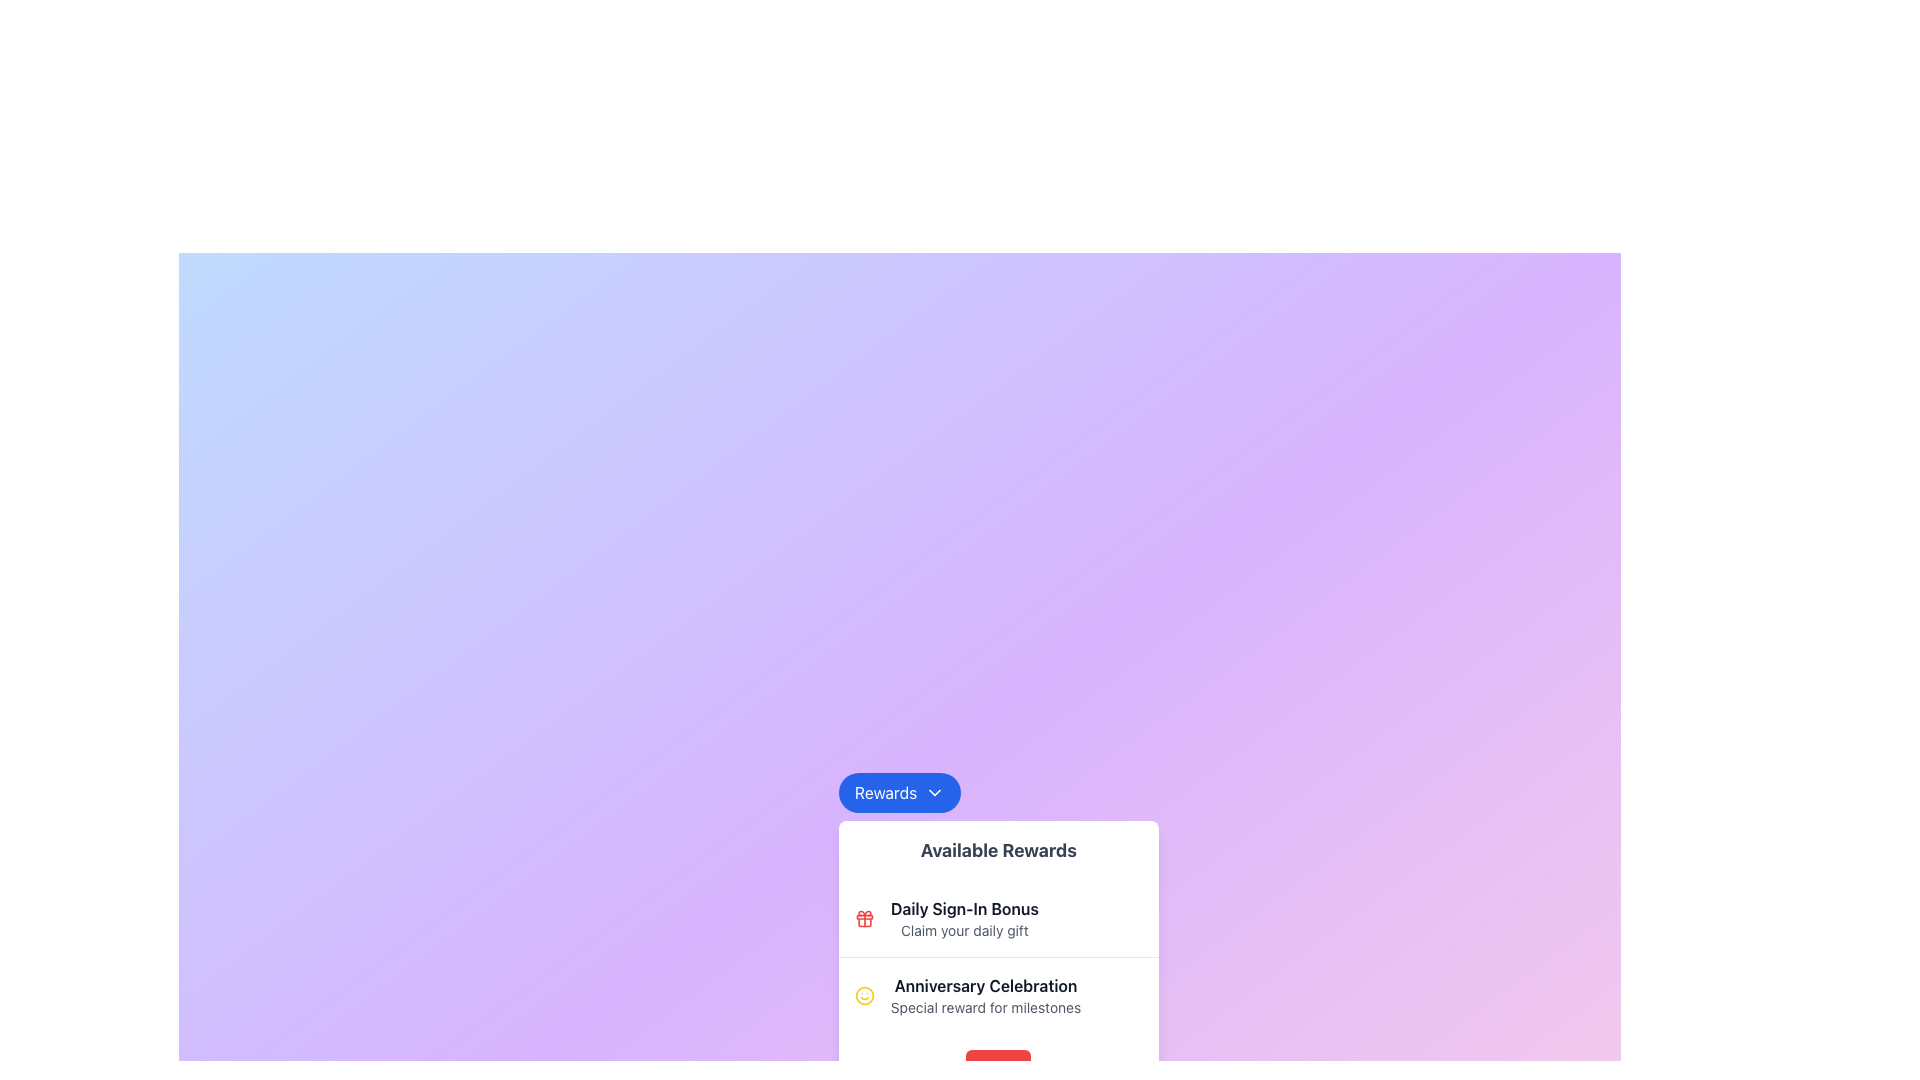 Image resolution: width=1920 pixels, height=1080 pixels. I want to click on the informational section that provides details about the Daily Sign-In Bonus, which is the first item in the 'Available Rewards' dropdown menu, so click(998, 918).